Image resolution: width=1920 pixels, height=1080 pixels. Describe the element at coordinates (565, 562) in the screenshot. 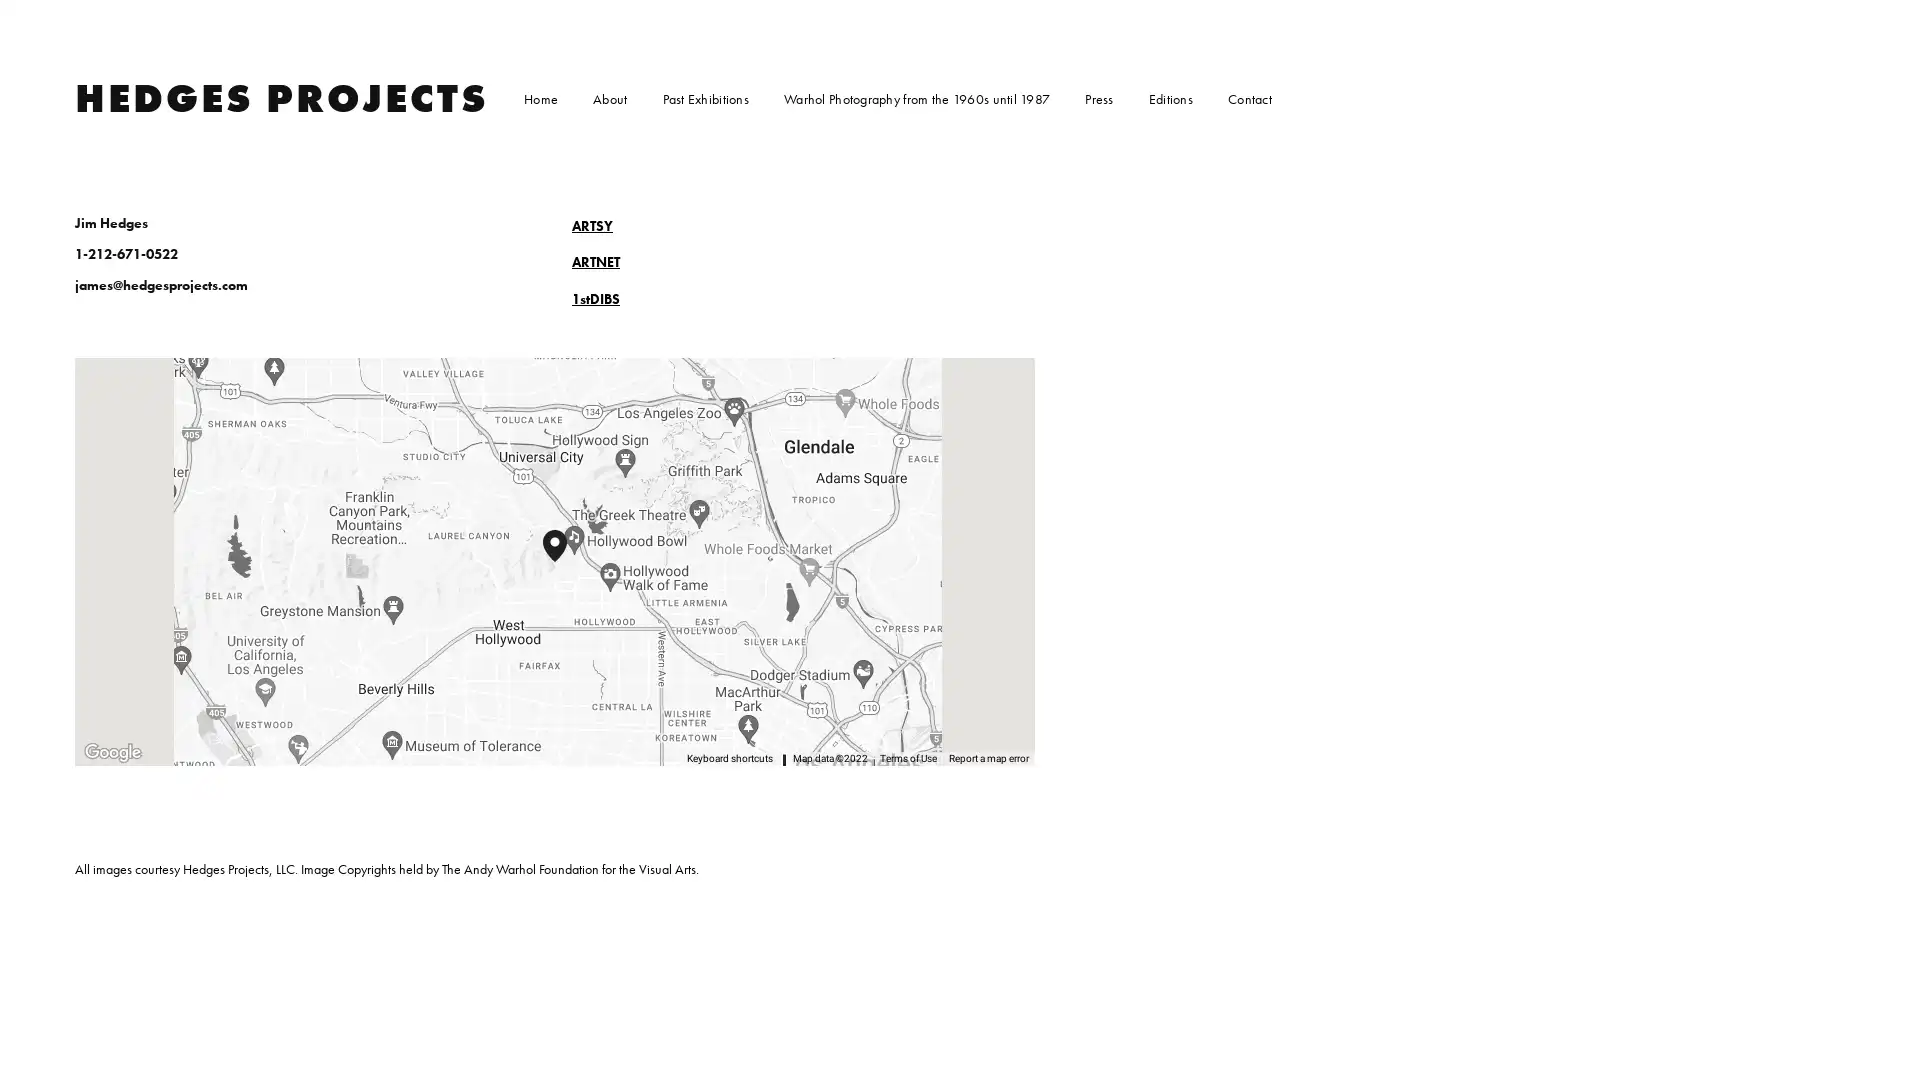

I see `2120 Outpost Drive Los Angeles, CA, 90068, United States` at that location.